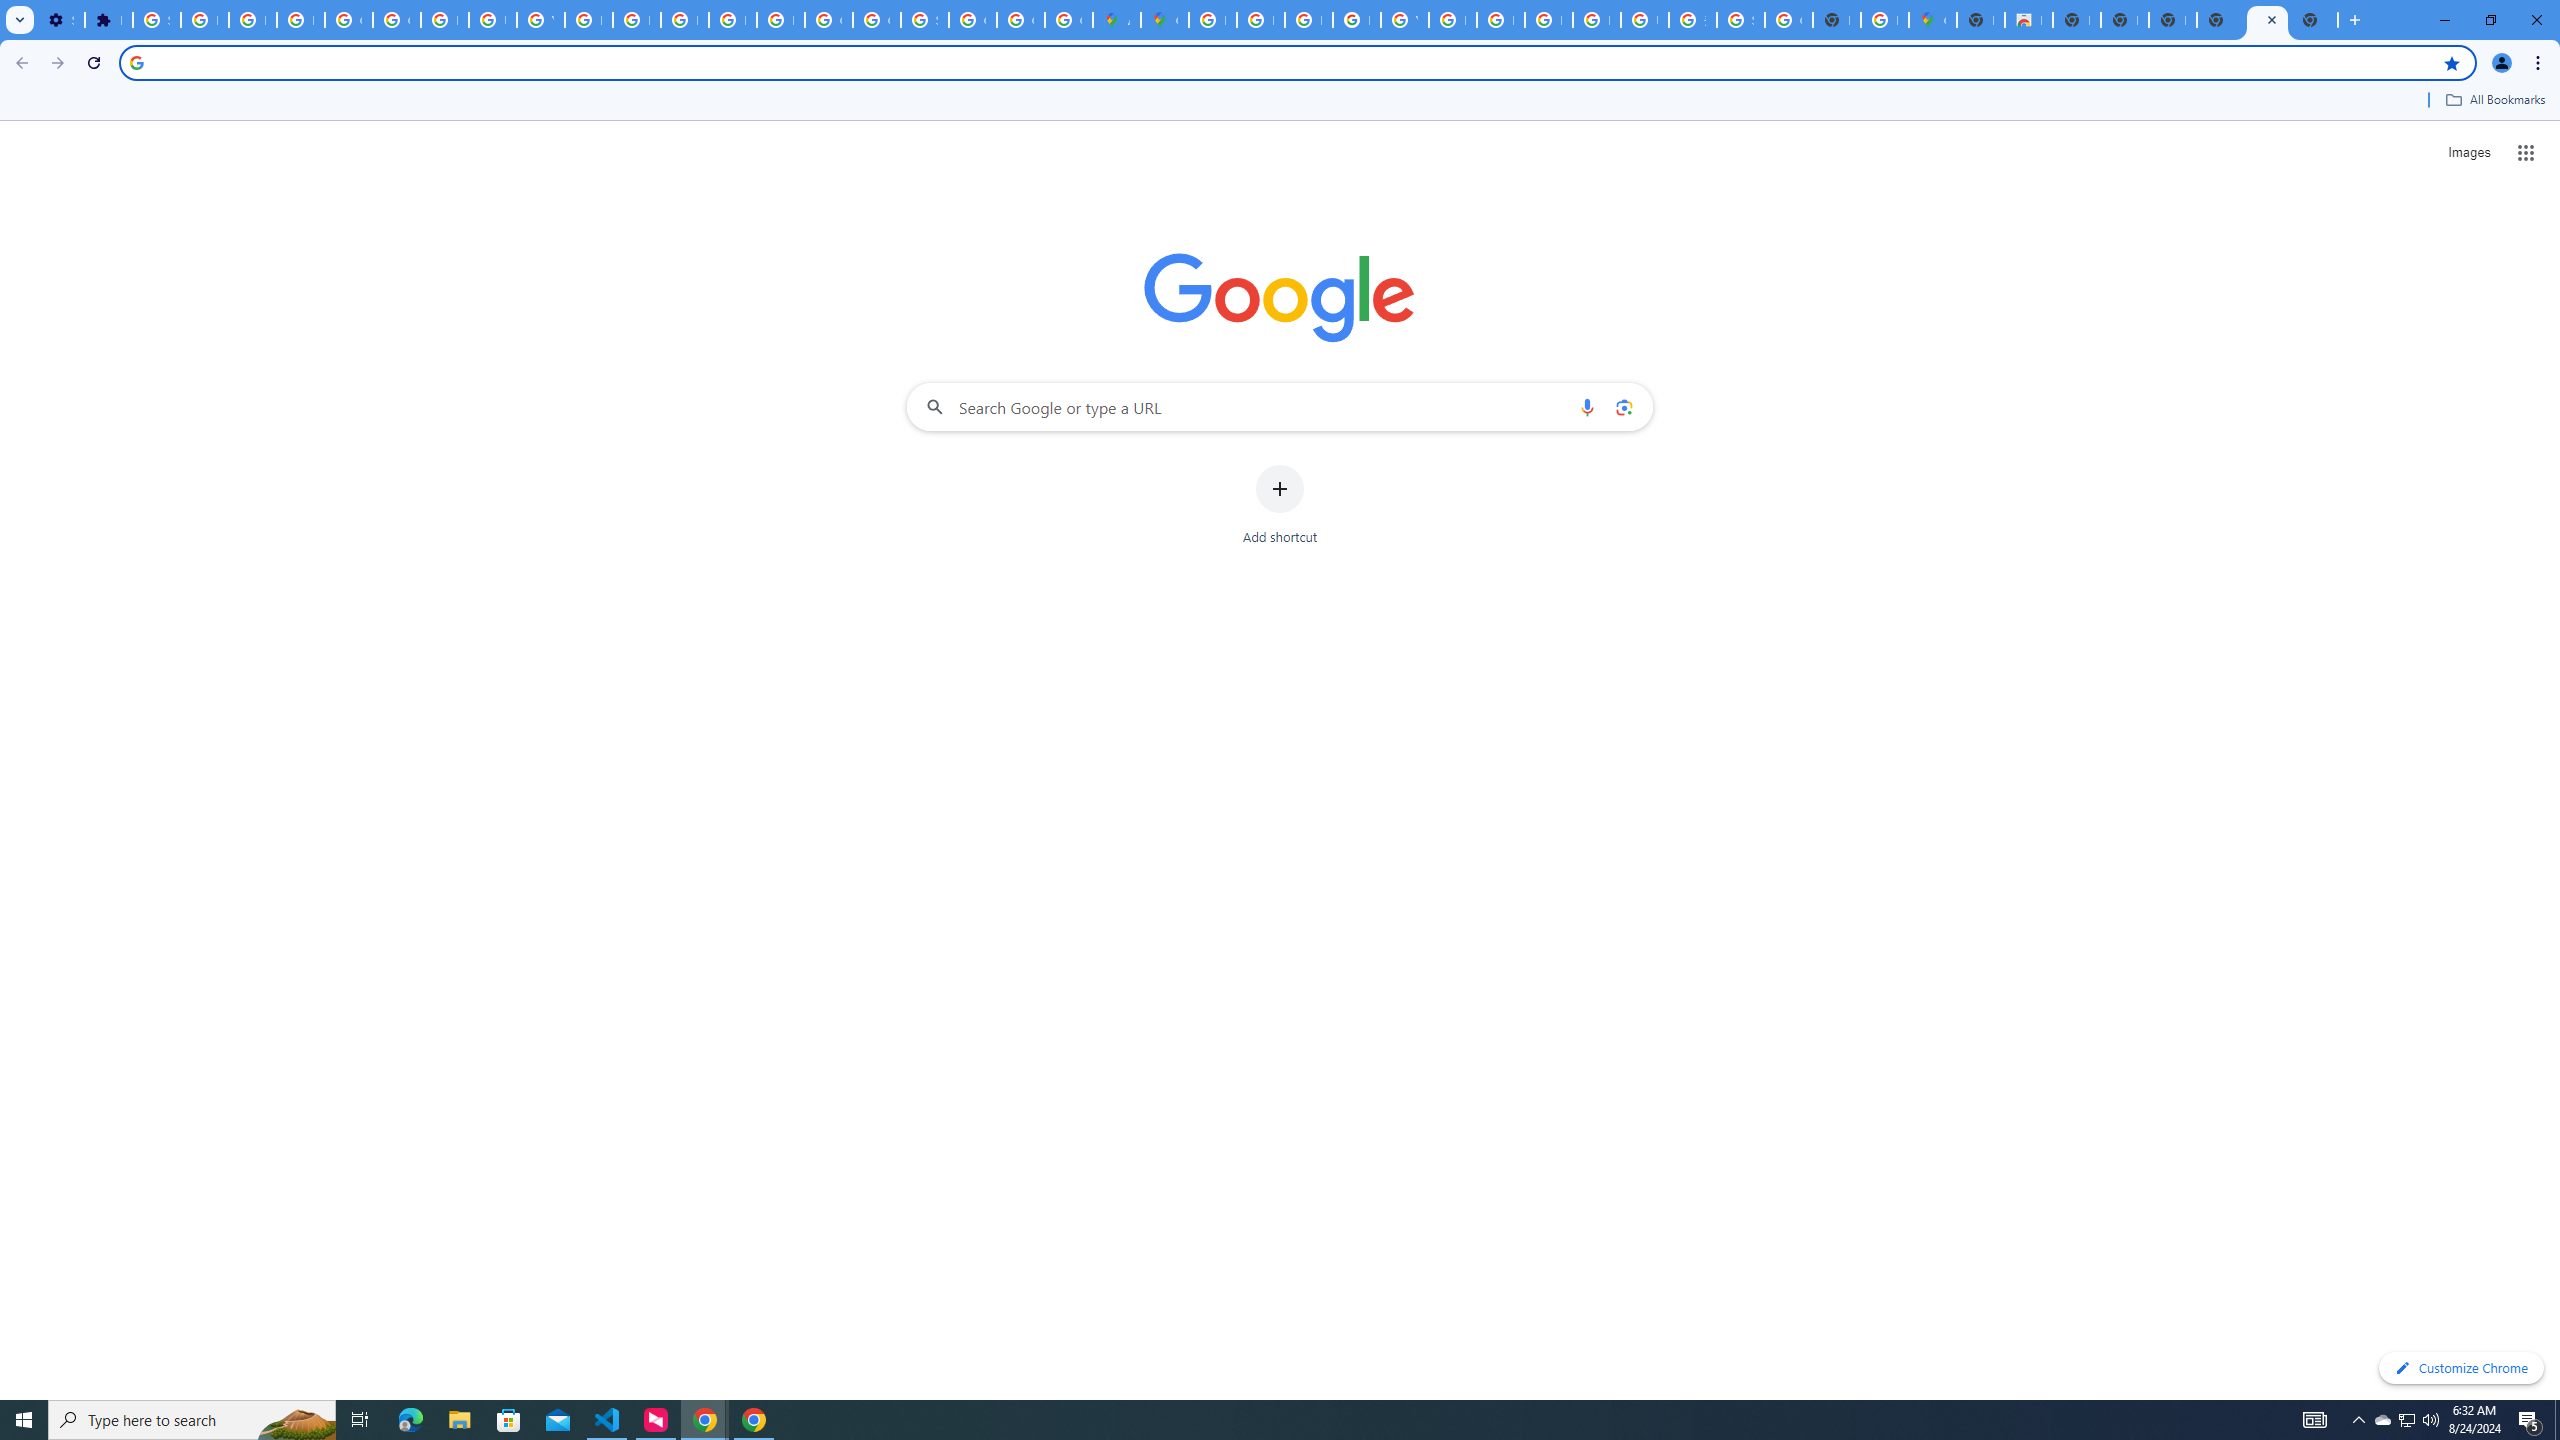  What do you see at coordinates (539, 19) in the screenshot?
I see `'YouTube'` at bounding box center [539, 19].